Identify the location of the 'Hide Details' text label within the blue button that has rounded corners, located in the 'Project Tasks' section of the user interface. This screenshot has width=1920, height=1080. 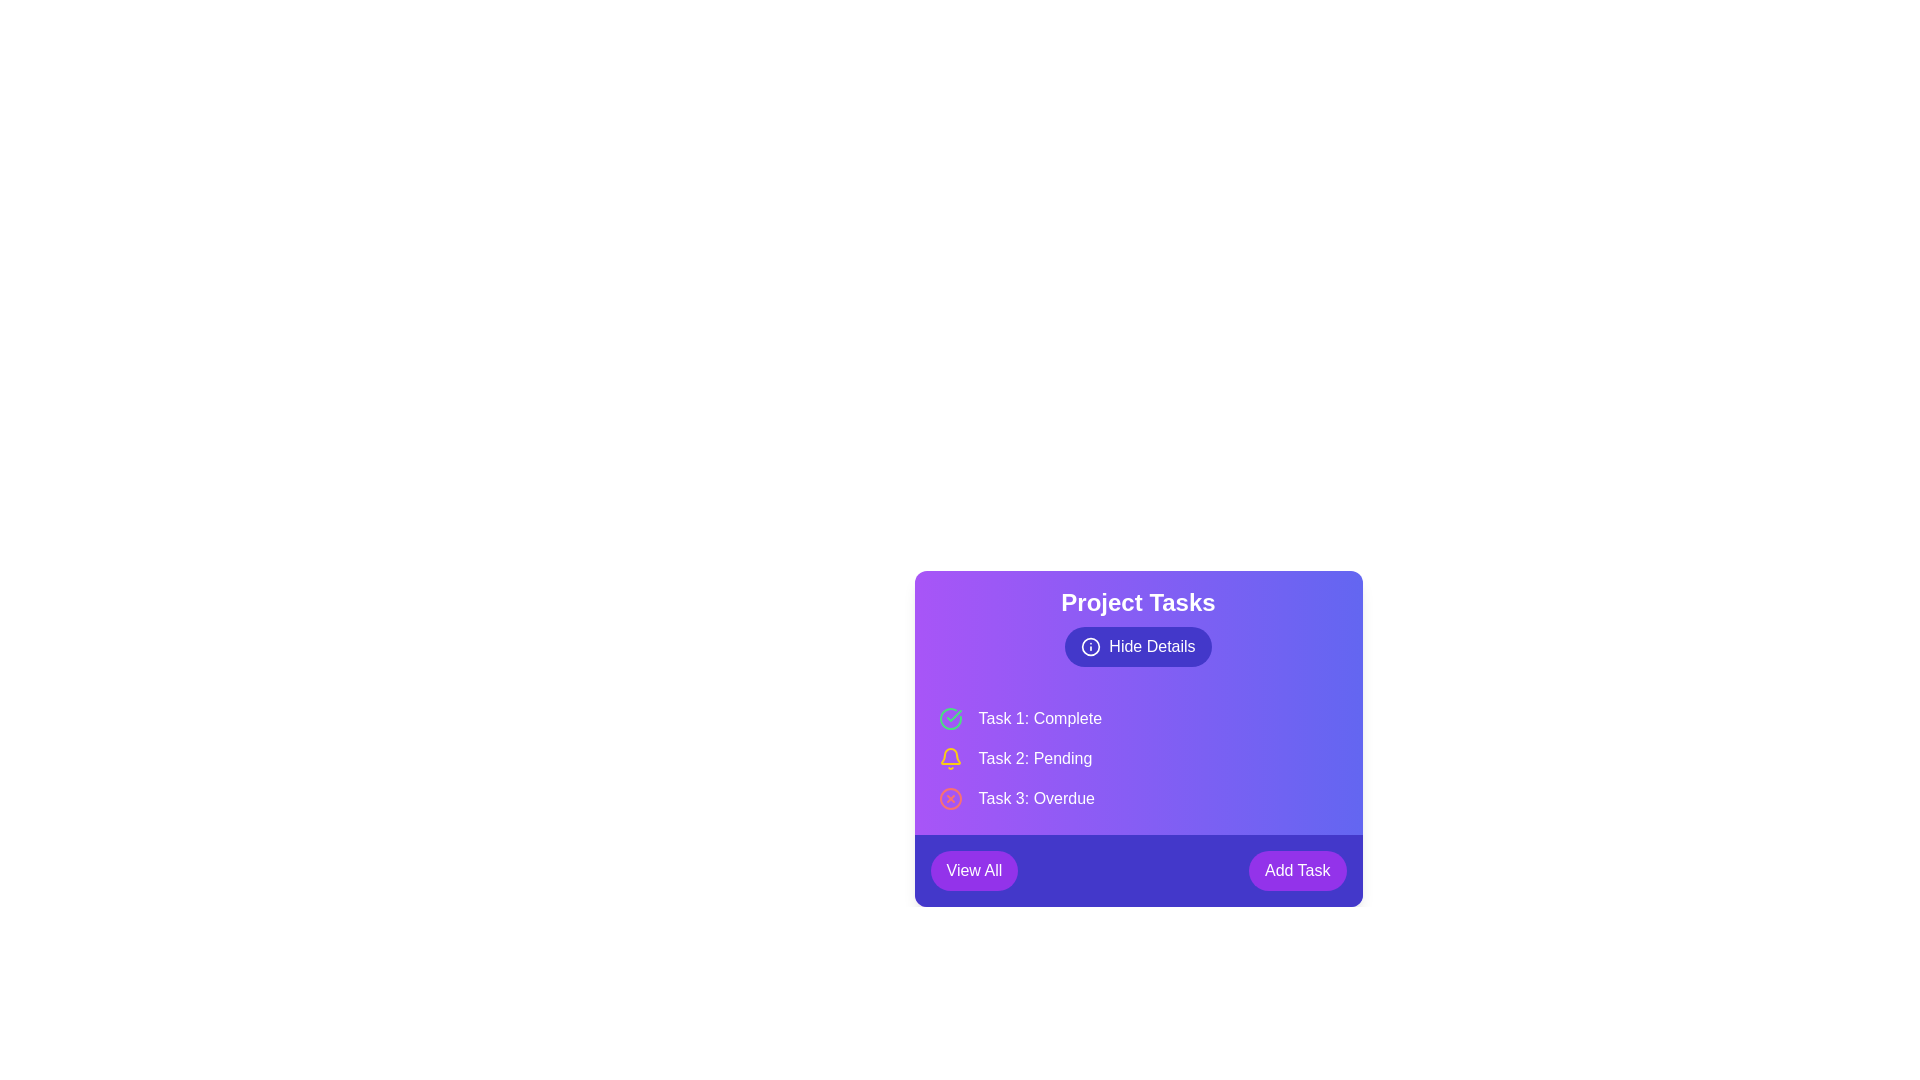
(1152, 647).